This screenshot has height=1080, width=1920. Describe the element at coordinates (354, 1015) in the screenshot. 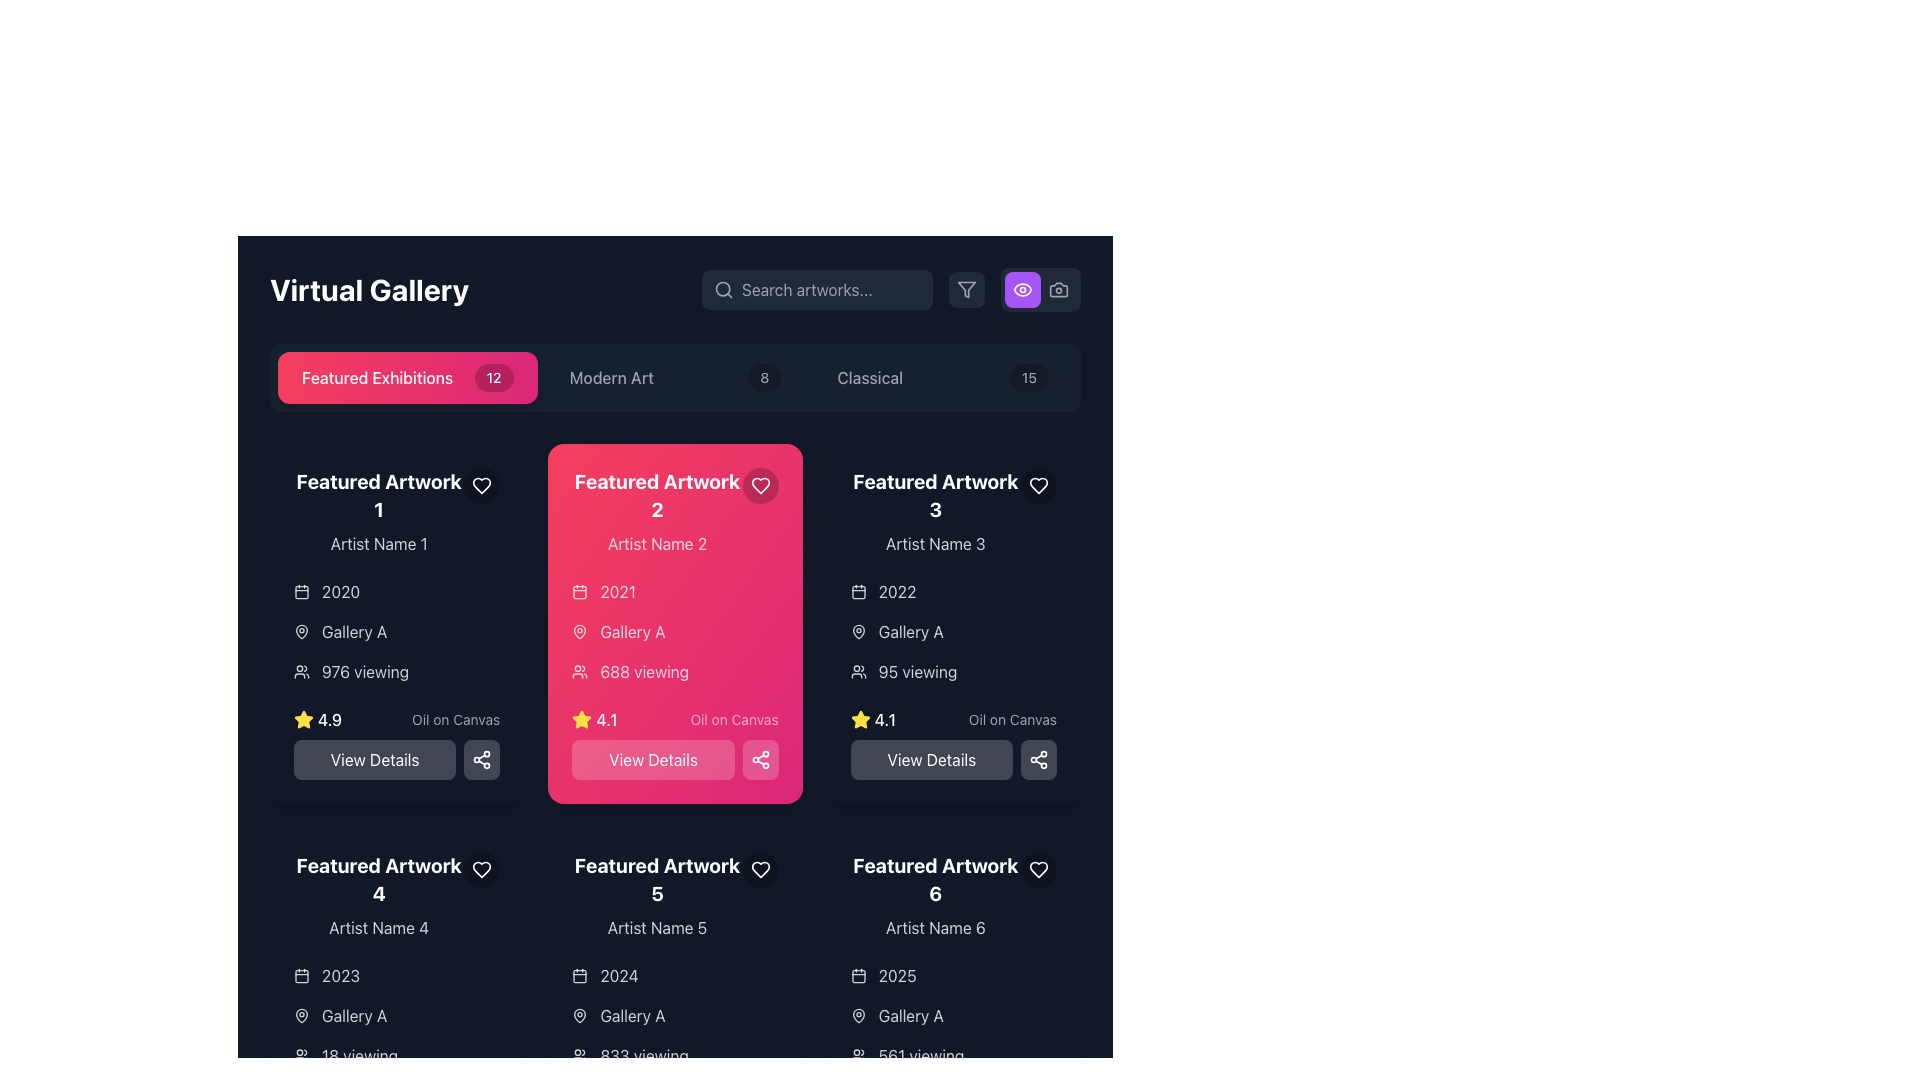

I see `the text label UI element that conveys the name of the gallery associated with 'Featured Artwork 4'` at that location.